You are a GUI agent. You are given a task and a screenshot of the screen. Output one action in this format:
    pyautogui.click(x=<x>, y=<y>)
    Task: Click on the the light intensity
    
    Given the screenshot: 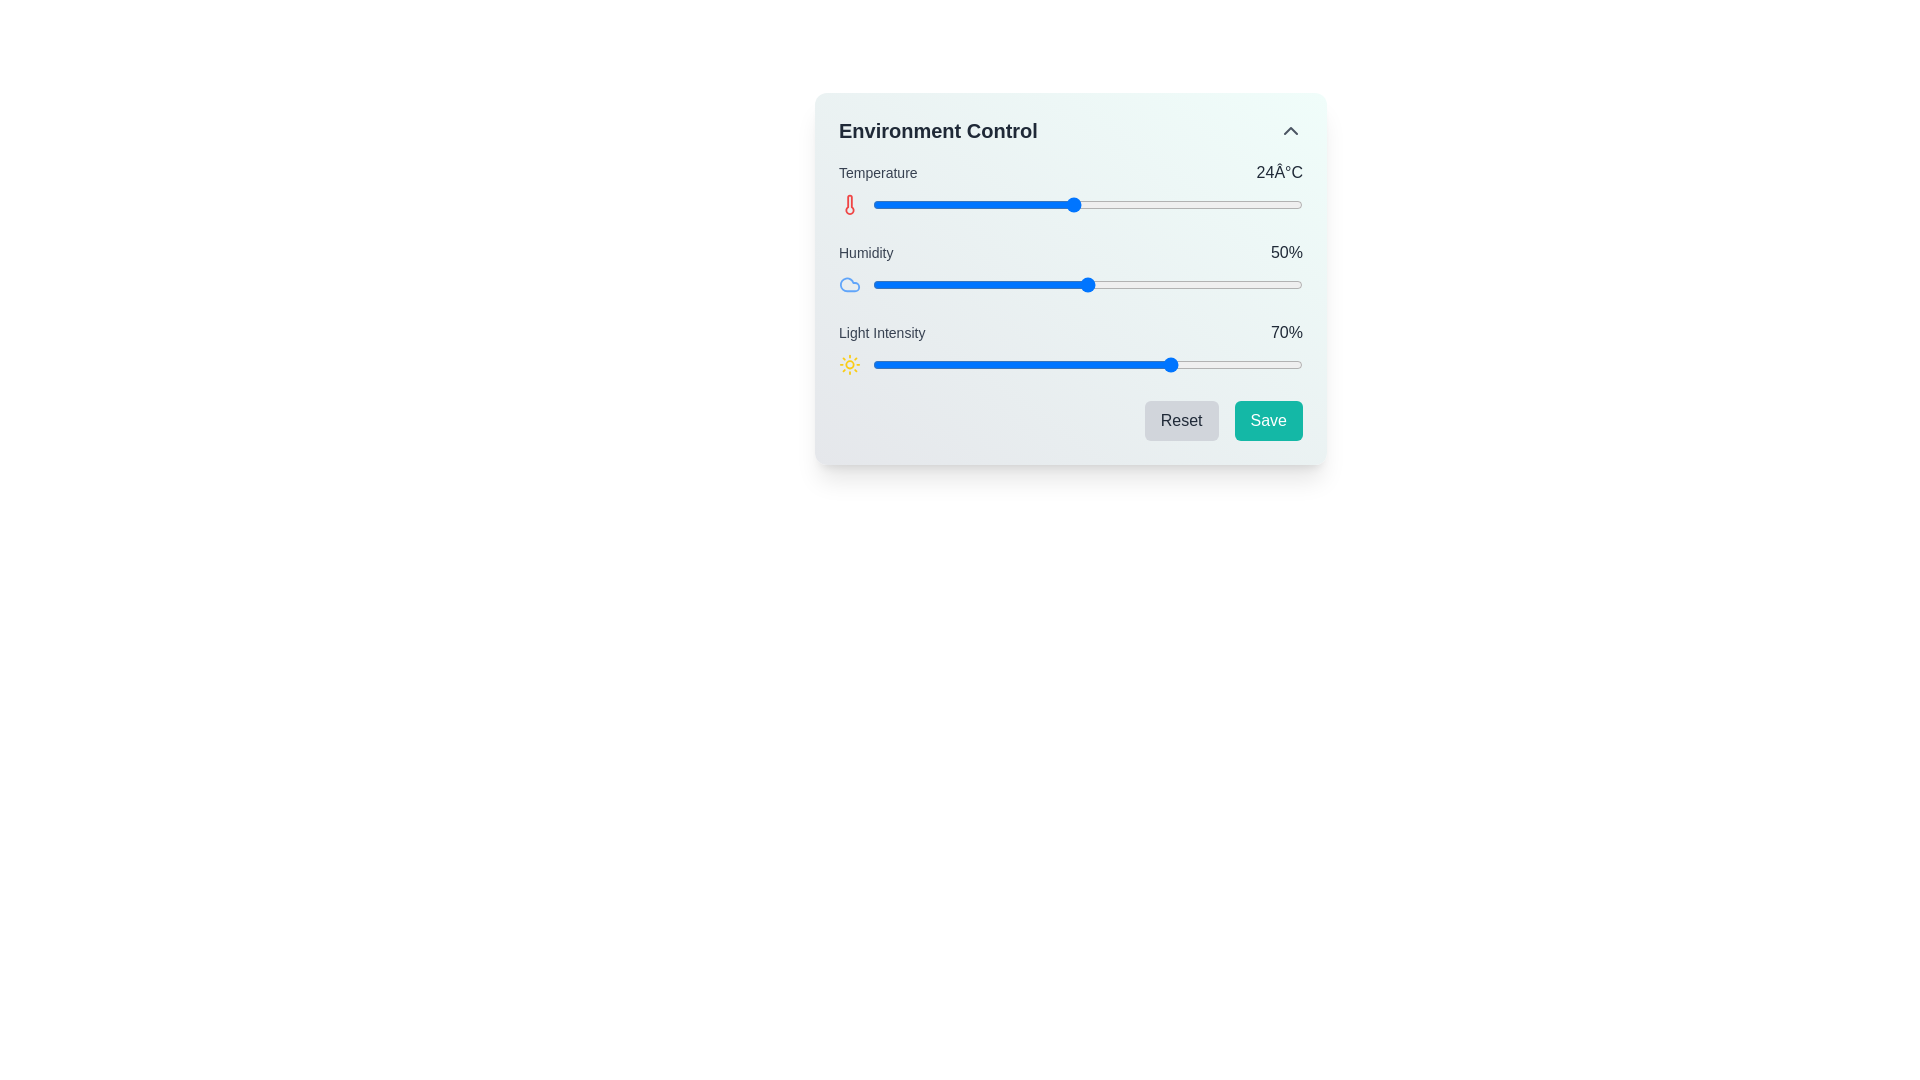 What is the action you would take?
    pyautogui.click(x=889, y=365)
    